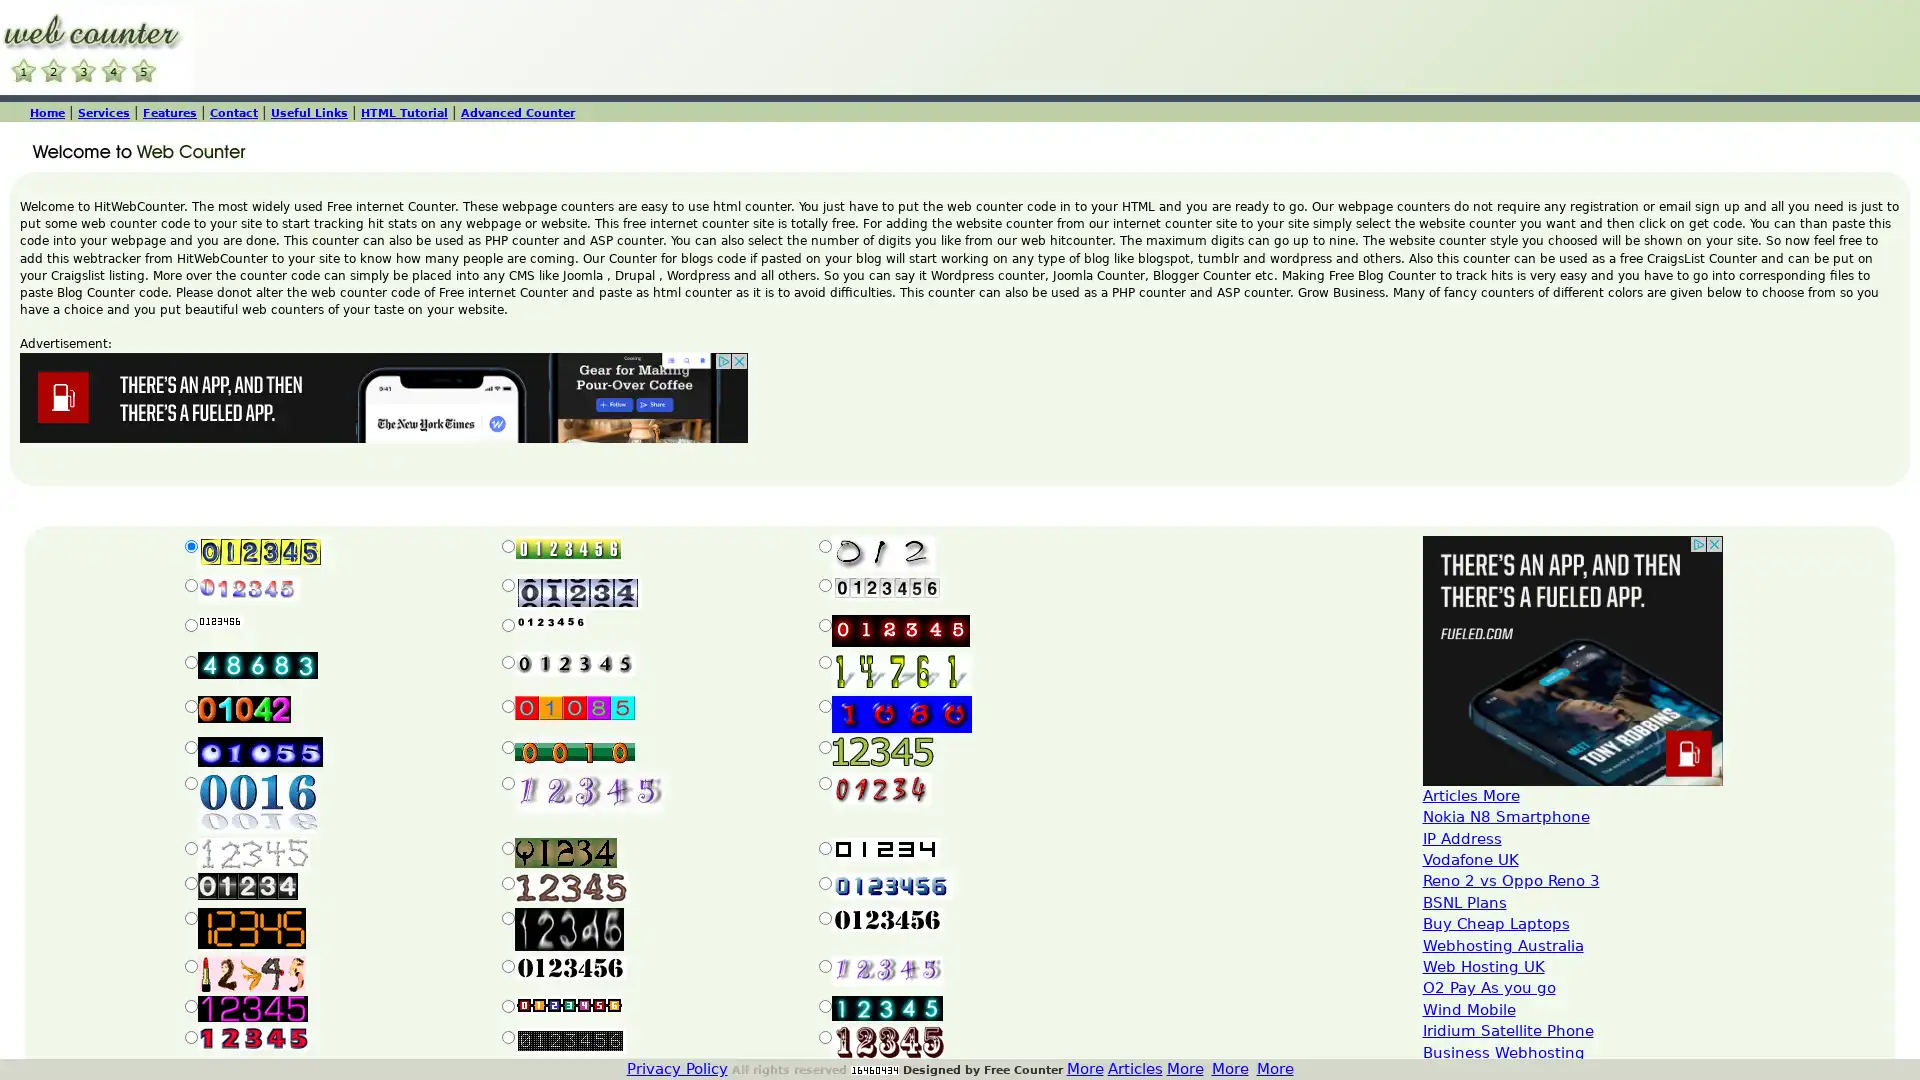  What do you see at coordinates (567, 1005) in the screenshot?
I see `Submit` at bounding box center [567, 1005].